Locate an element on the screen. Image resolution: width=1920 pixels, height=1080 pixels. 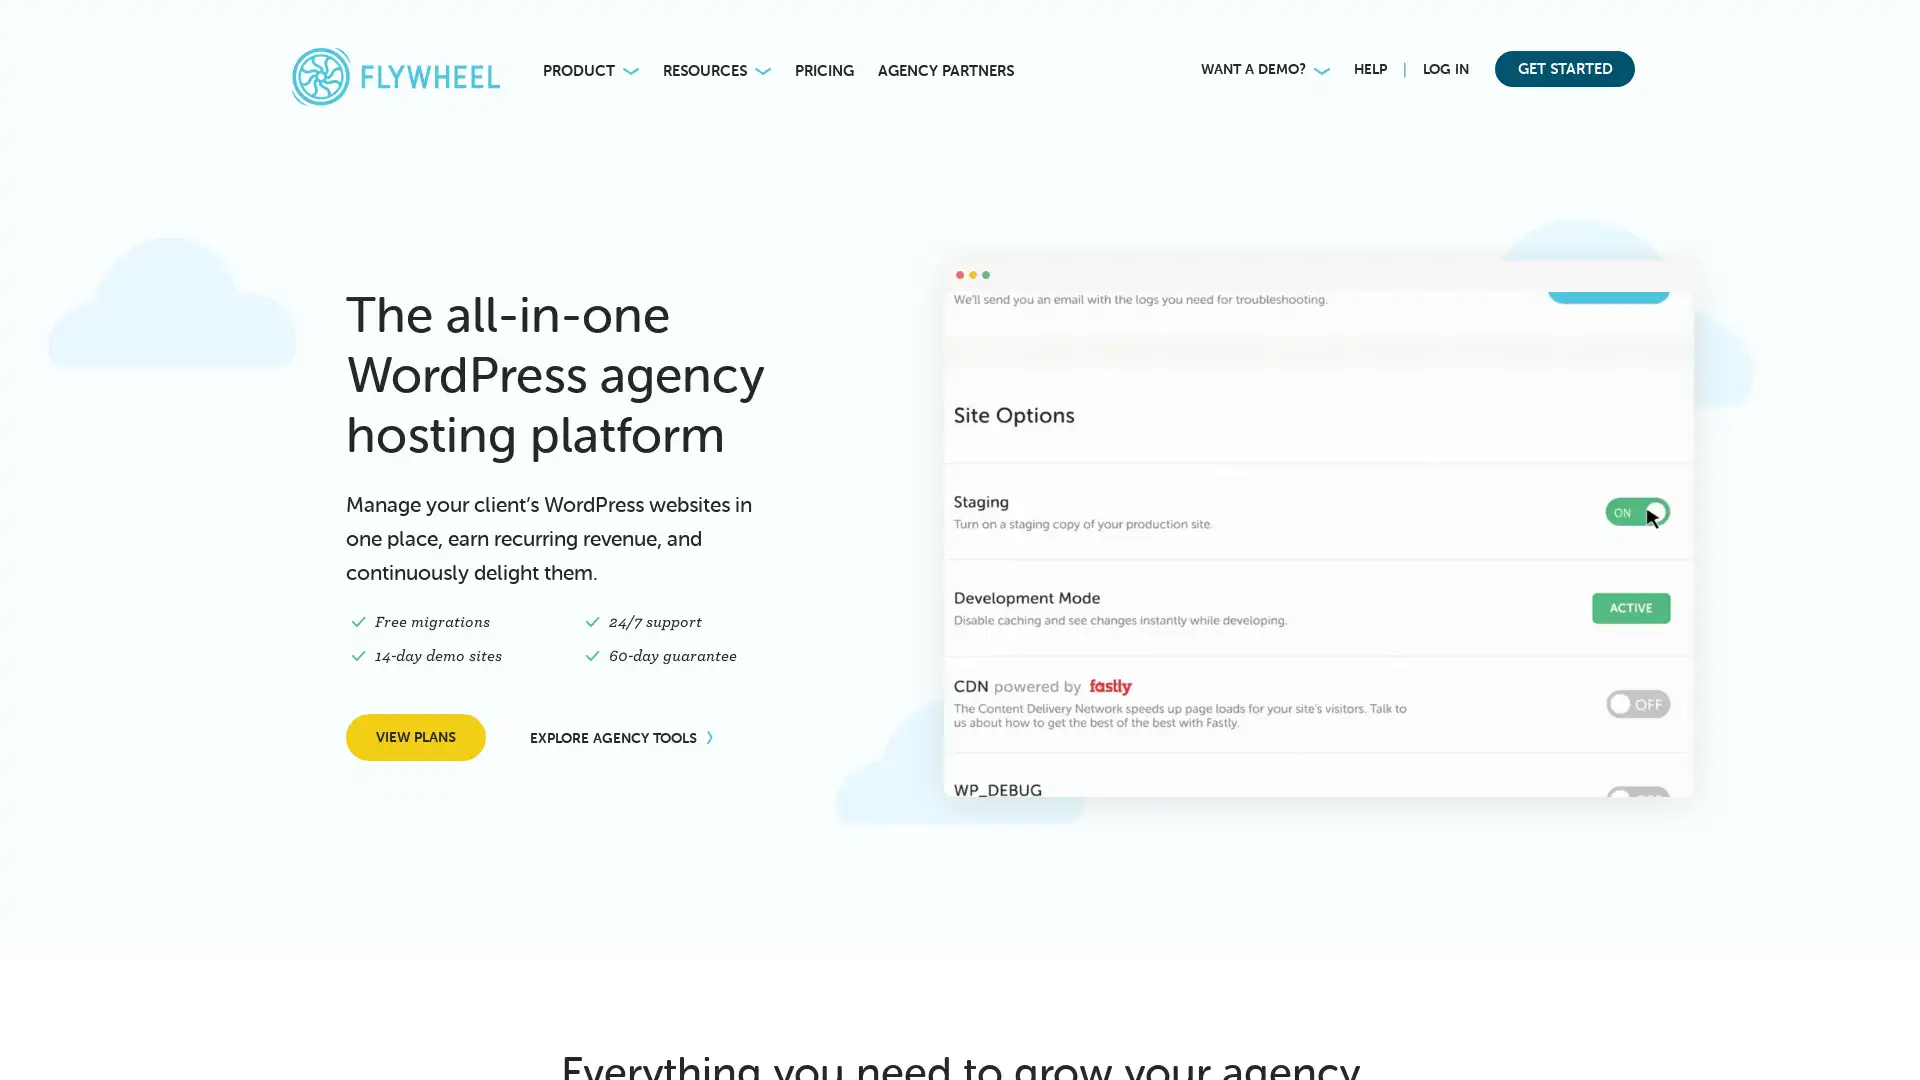
Close is located at coordinates (1890, 25).